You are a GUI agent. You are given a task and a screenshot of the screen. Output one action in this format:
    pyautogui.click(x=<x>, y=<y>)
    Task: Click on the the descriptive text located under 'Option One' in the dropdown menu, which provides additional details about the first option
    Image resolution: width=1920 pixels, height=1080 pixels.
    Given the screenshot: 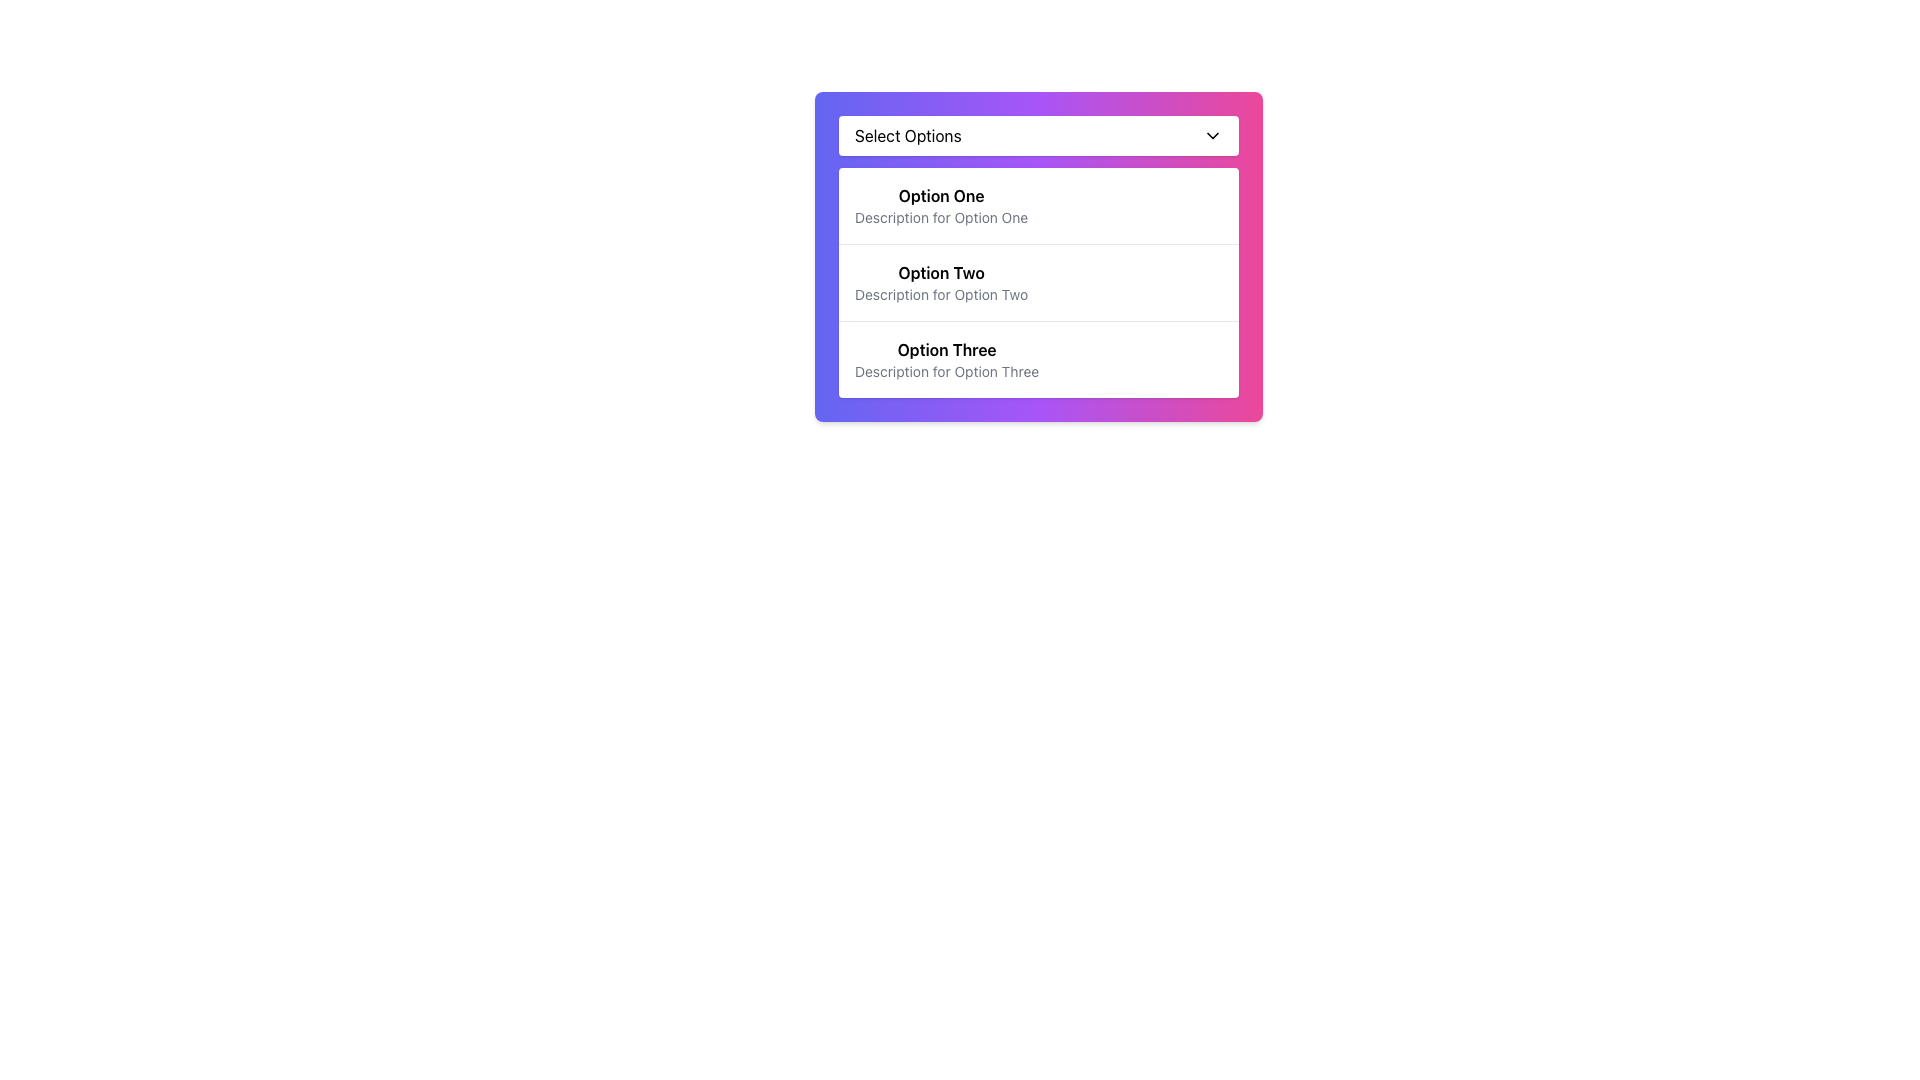 What is the action you would take?
    pyautogui.click(x=940, y=218)
    